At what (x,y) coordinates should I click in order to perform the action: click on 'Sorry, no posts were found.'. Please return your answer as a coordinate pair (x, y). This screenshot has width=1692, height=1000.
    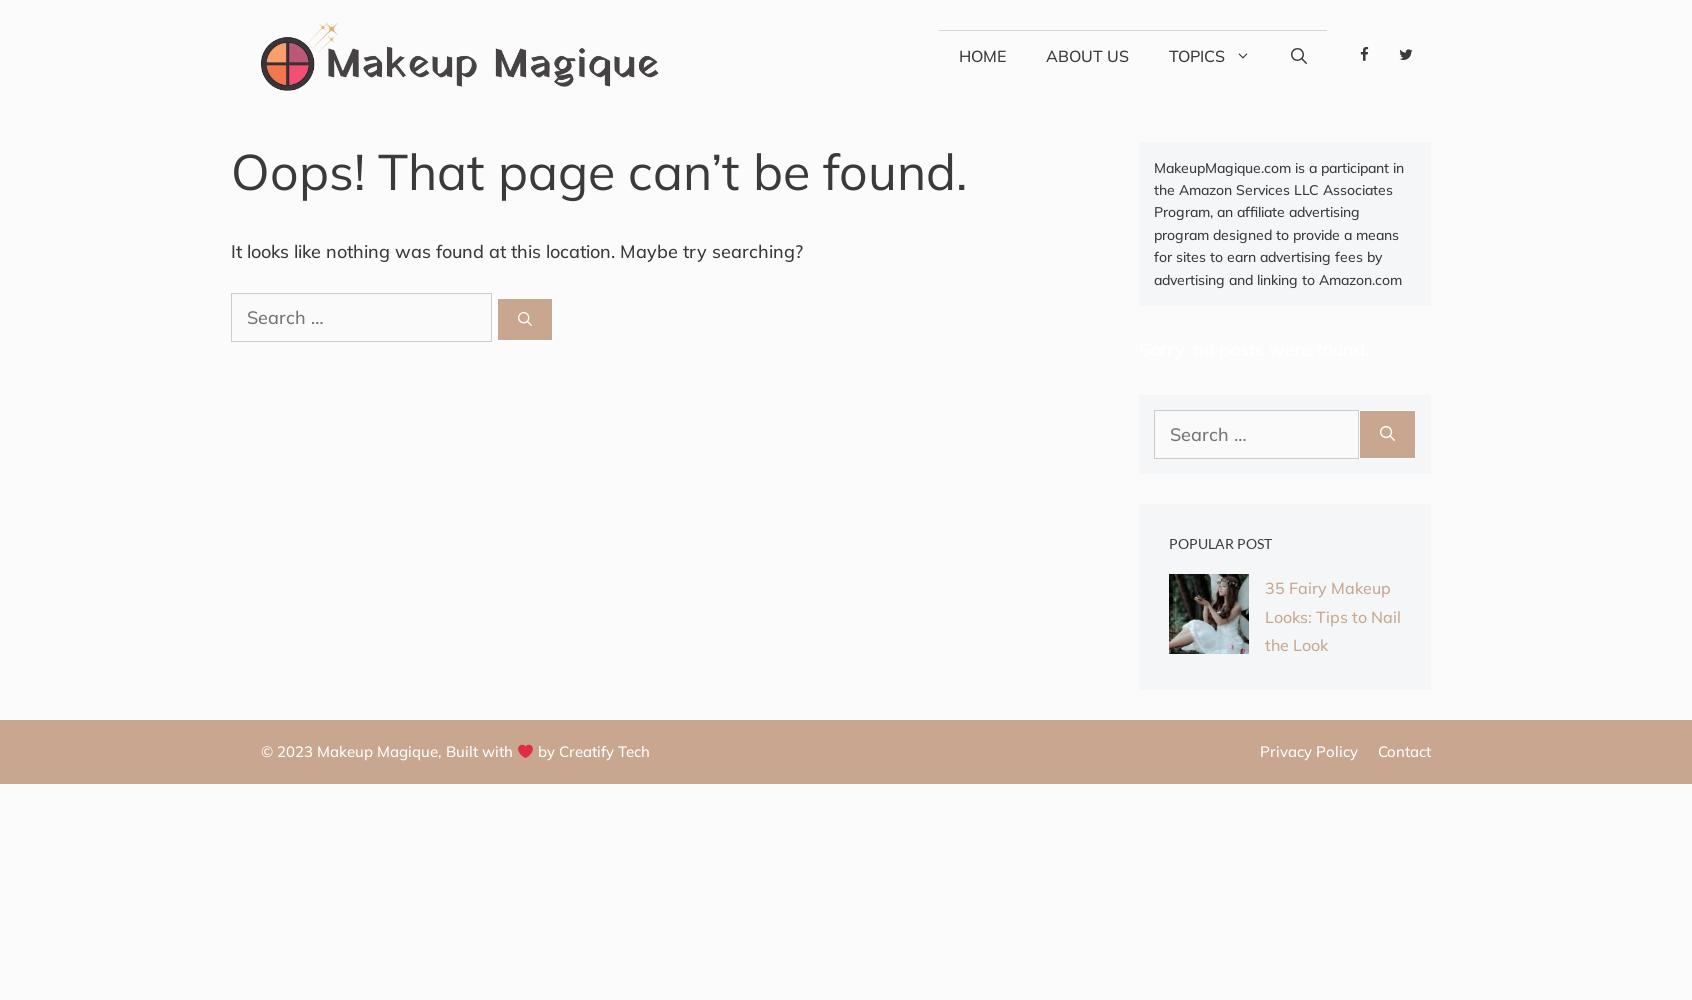
    Looking at the image, I should click on (1252, 348).